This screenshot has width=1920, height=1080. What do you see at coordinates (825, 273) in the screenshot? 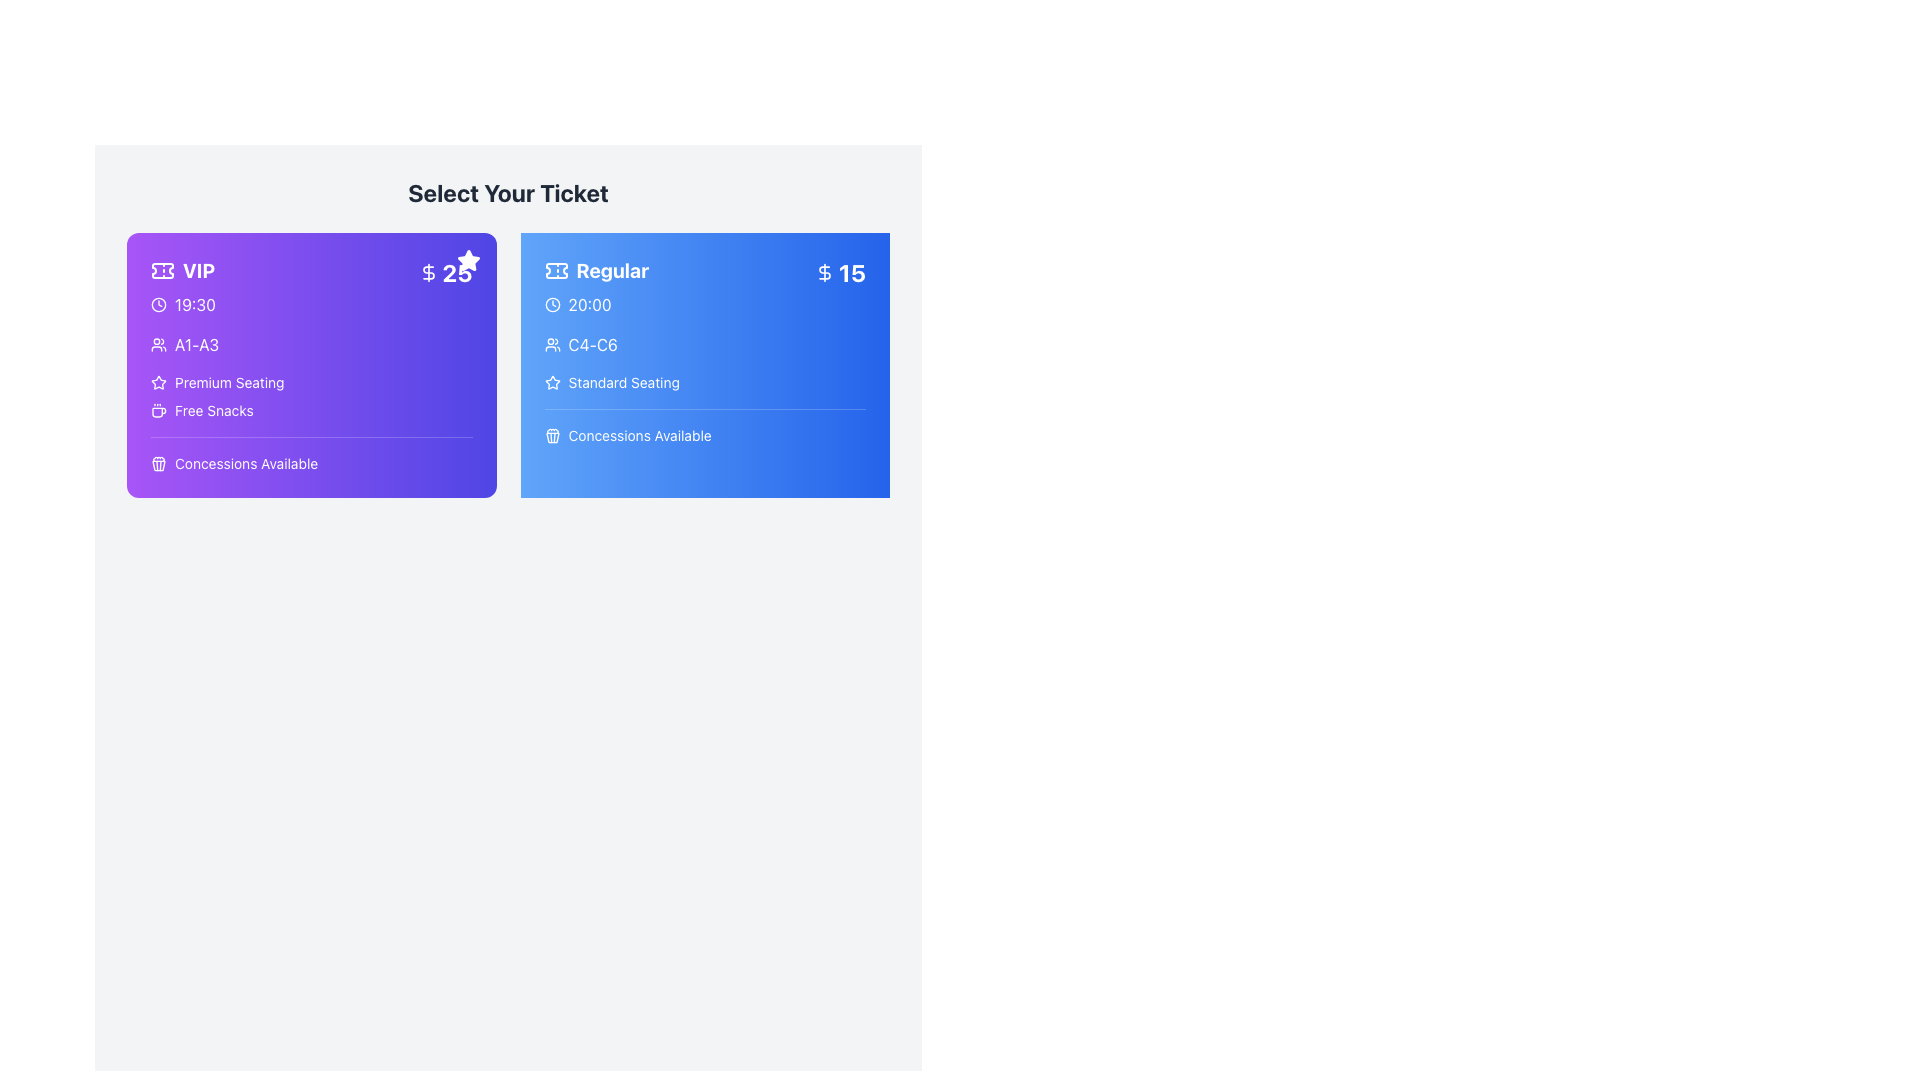
I see `the pricing icon located at the top-right section of the blue 'Regular' ticket card, positioned immediately to the left of the '15' label` at bounding box center [825, 273].